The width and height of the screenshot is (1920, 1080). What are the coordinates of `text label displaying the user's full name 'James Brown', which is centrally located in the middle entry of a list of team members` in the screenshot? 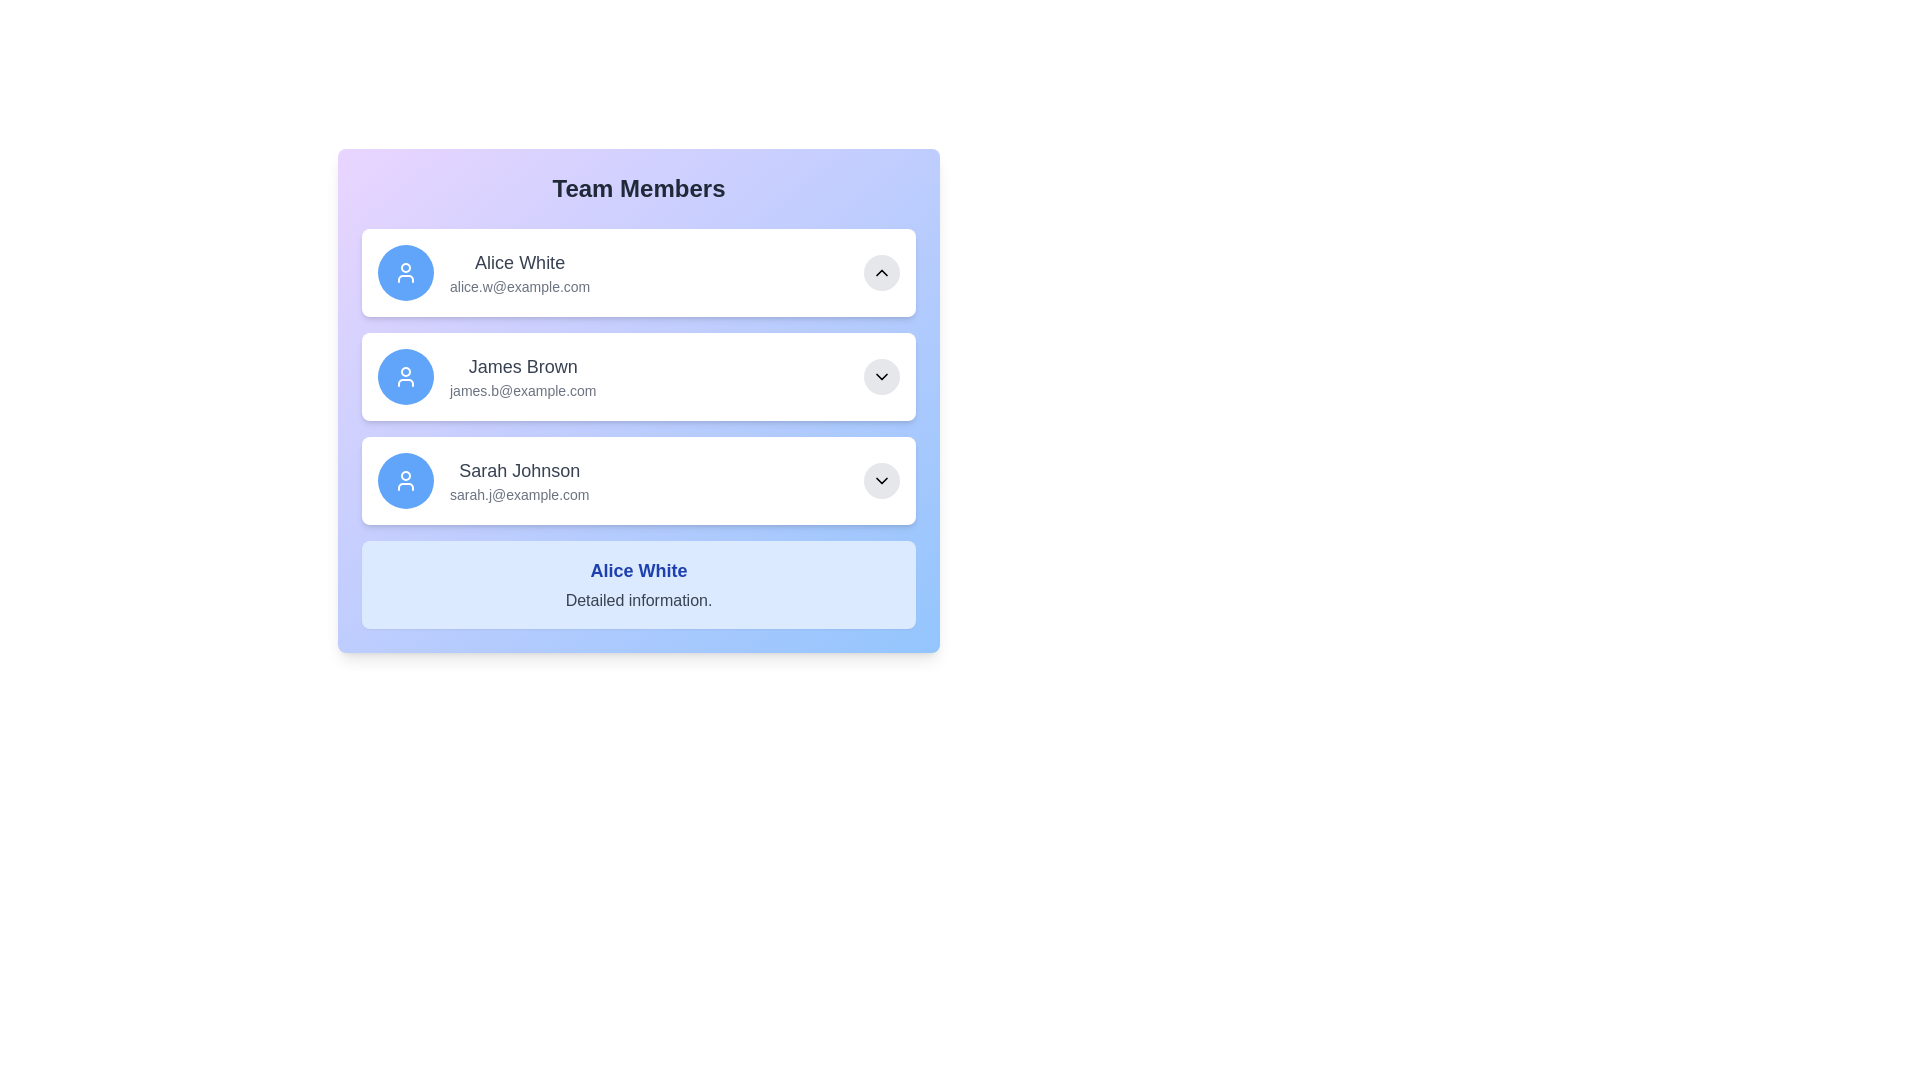 It's located at (523, 366).